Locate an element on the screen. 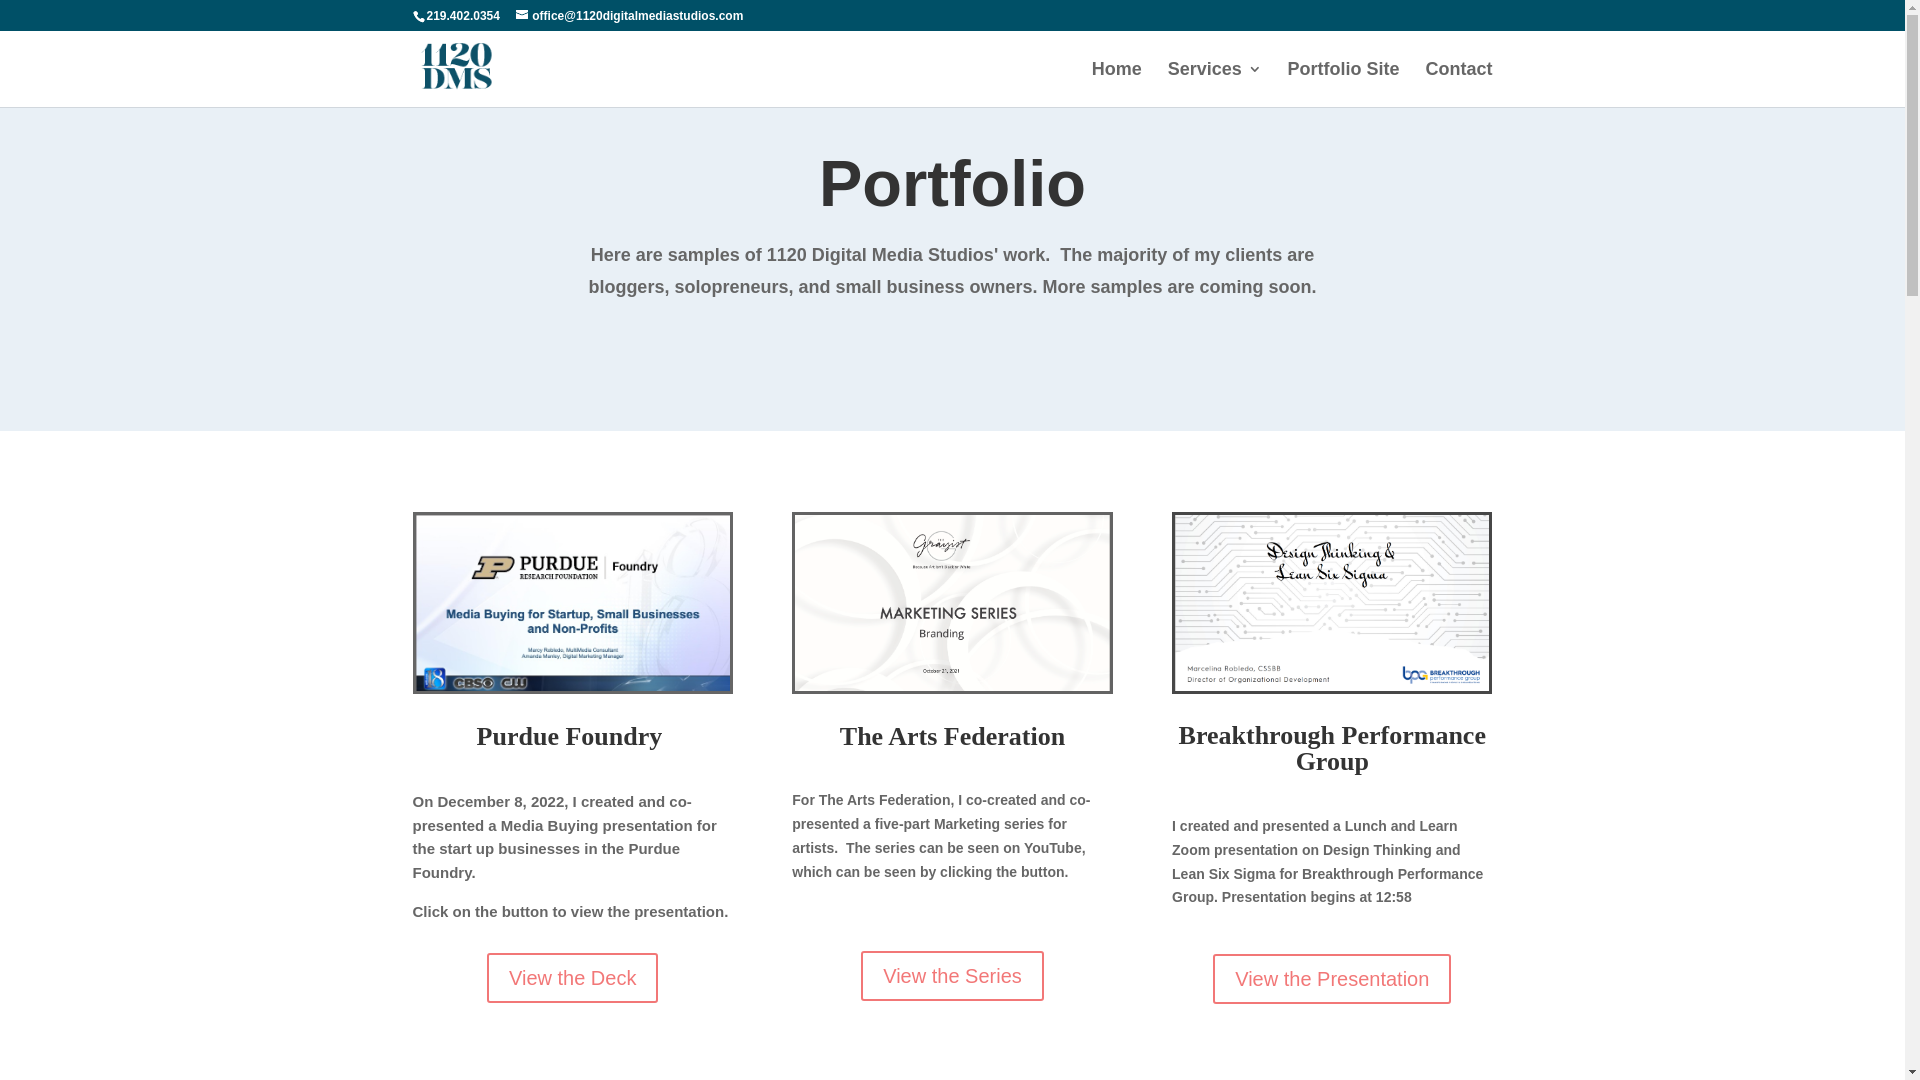 The height and width of the screenshot is (1080, 1920). 'office@1120digitalmediastudios.com' is located at coordinates (628, 15).